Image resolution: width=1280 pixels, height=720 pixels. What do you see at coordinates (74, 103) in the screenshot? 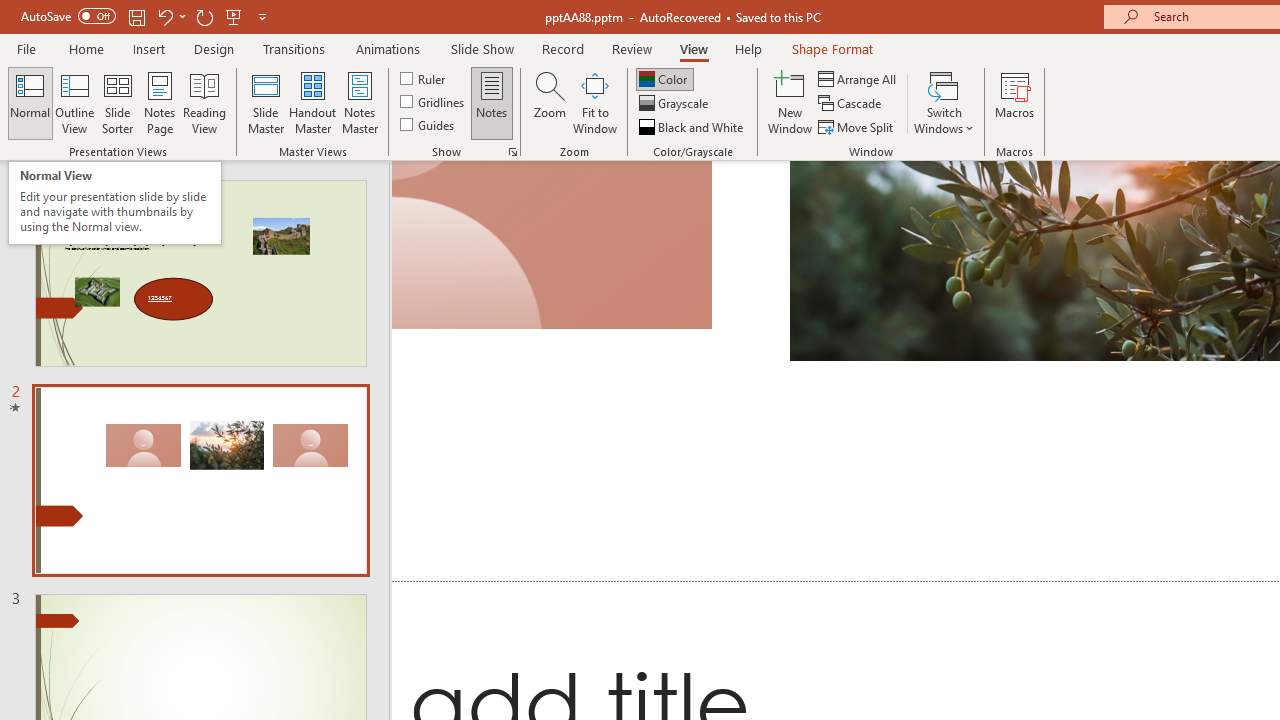
I see `'Outline View'` at bounding box center [74, 103].